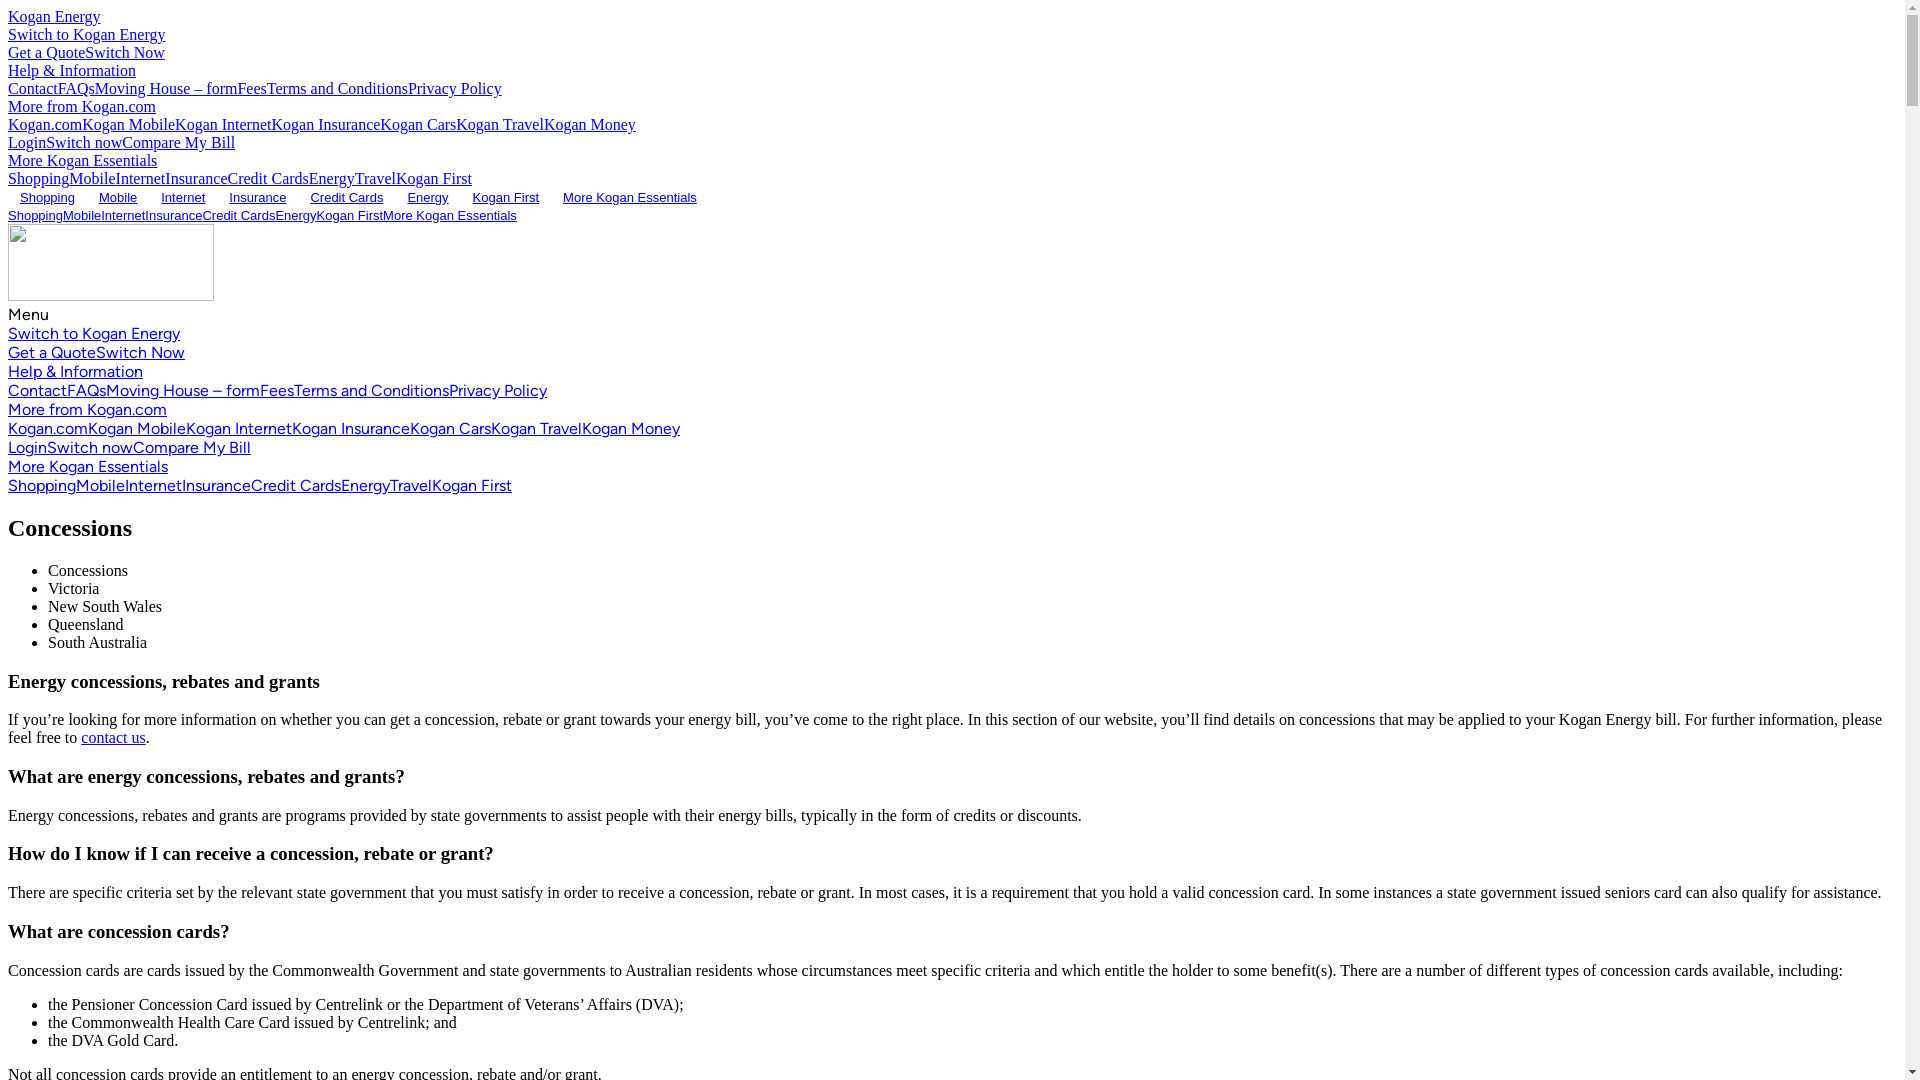 The width and height of the screenshot is (1920, 1080). What do you see at coordinates (178, 141) in the screenshot?
I see `'Compare My Bill'` at bounding box center [178, 141].